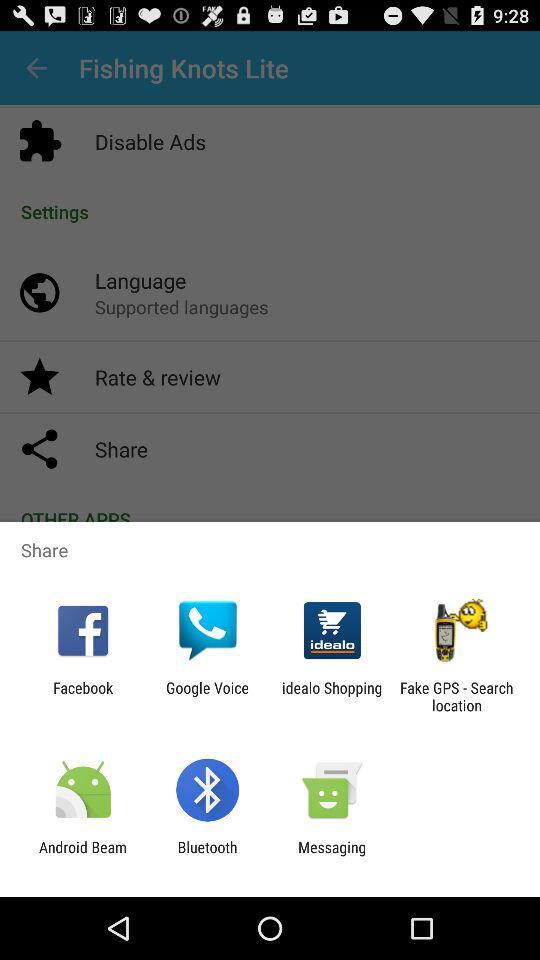 The image size is (540, 960). What do you see at coordinates (82, 696) in the screenshot?
I see `the icon to the left of the google voice app` at bounding box center [82, 696].